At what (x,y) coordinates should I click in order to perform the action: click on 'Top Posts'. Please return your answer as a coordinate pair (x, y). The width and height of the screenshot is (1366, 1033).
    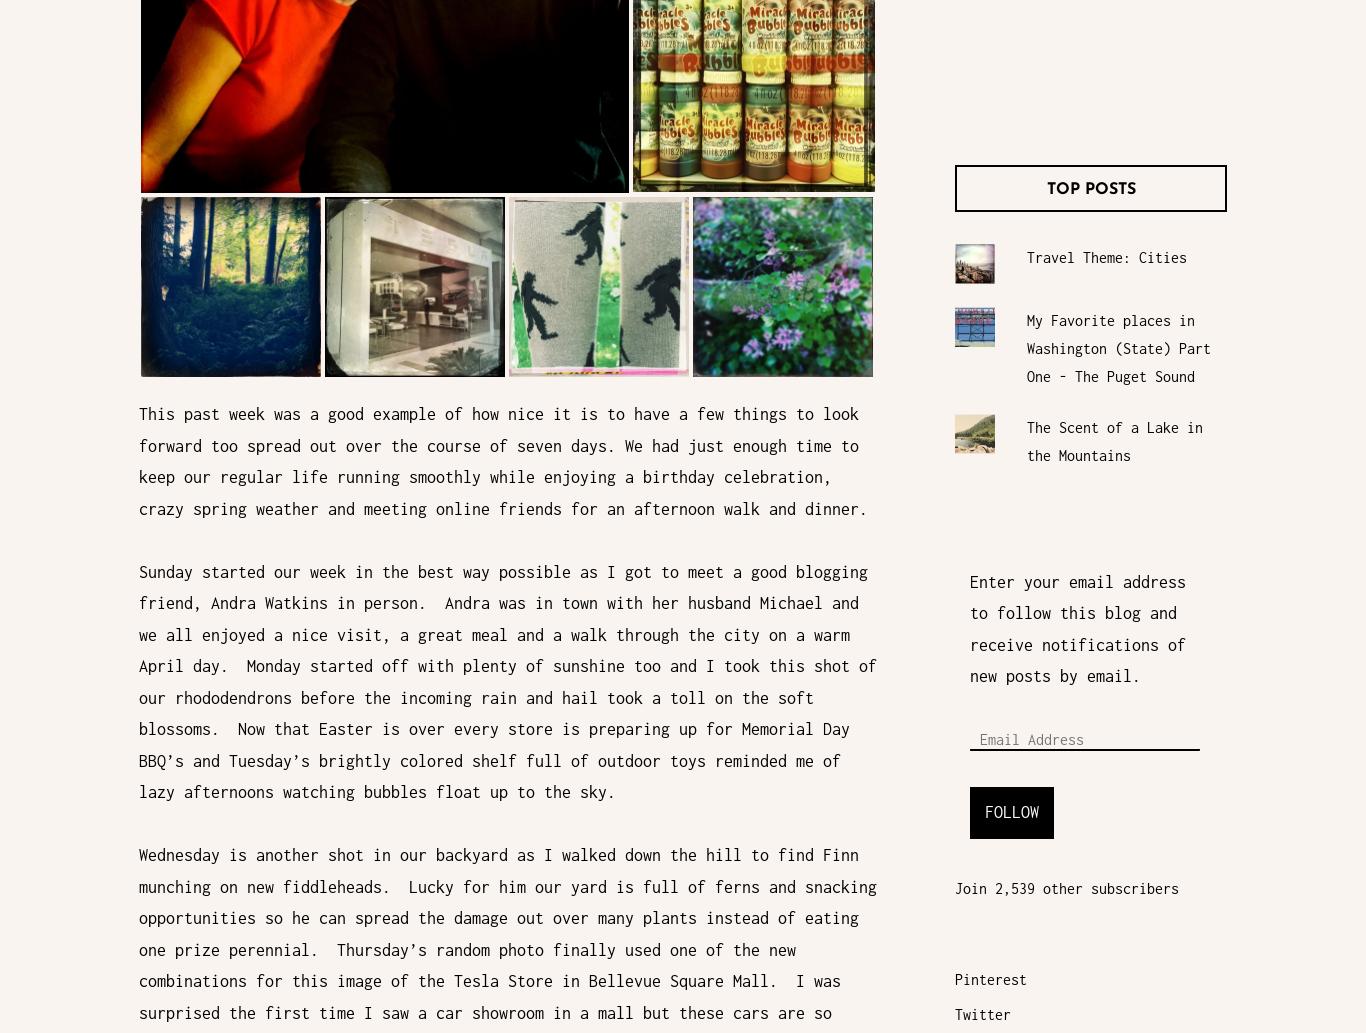
    Looking at the image, I should click on (1089, 188).